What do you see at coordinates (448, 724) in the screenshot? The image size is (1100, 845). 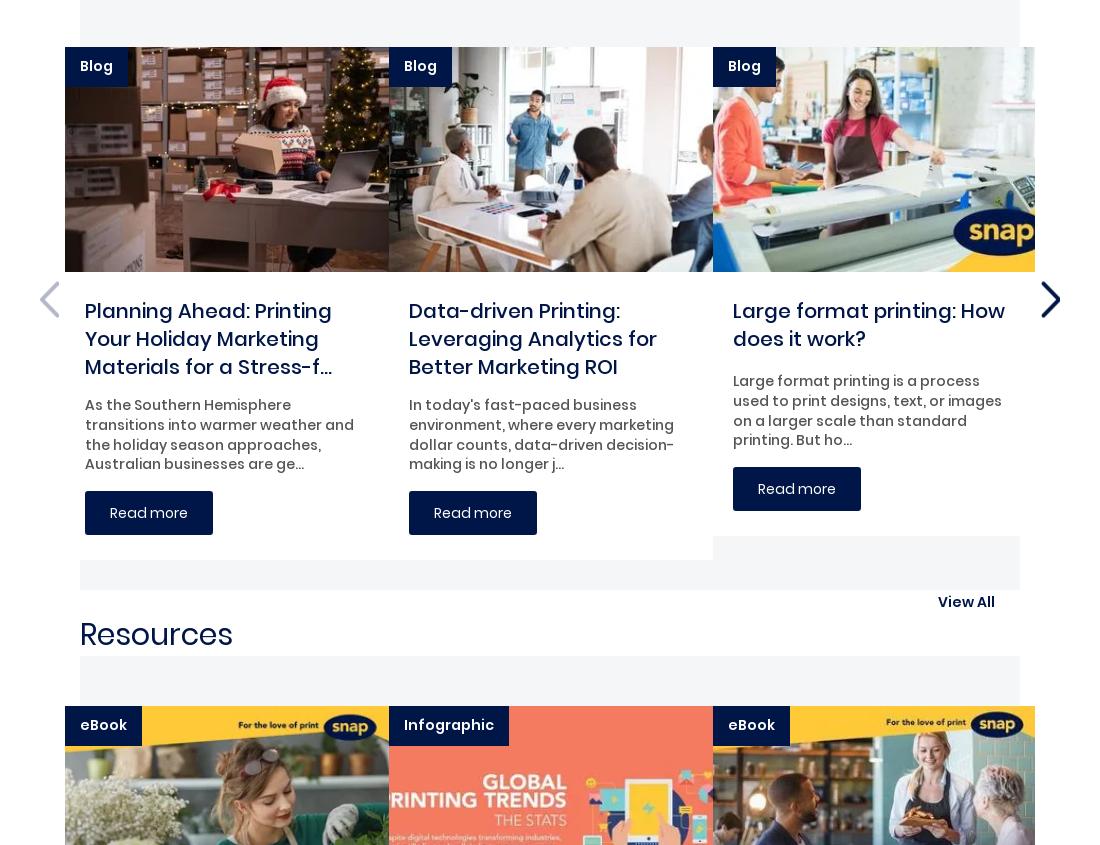 I see `'Infographic'` at bounding box center [448, 724].